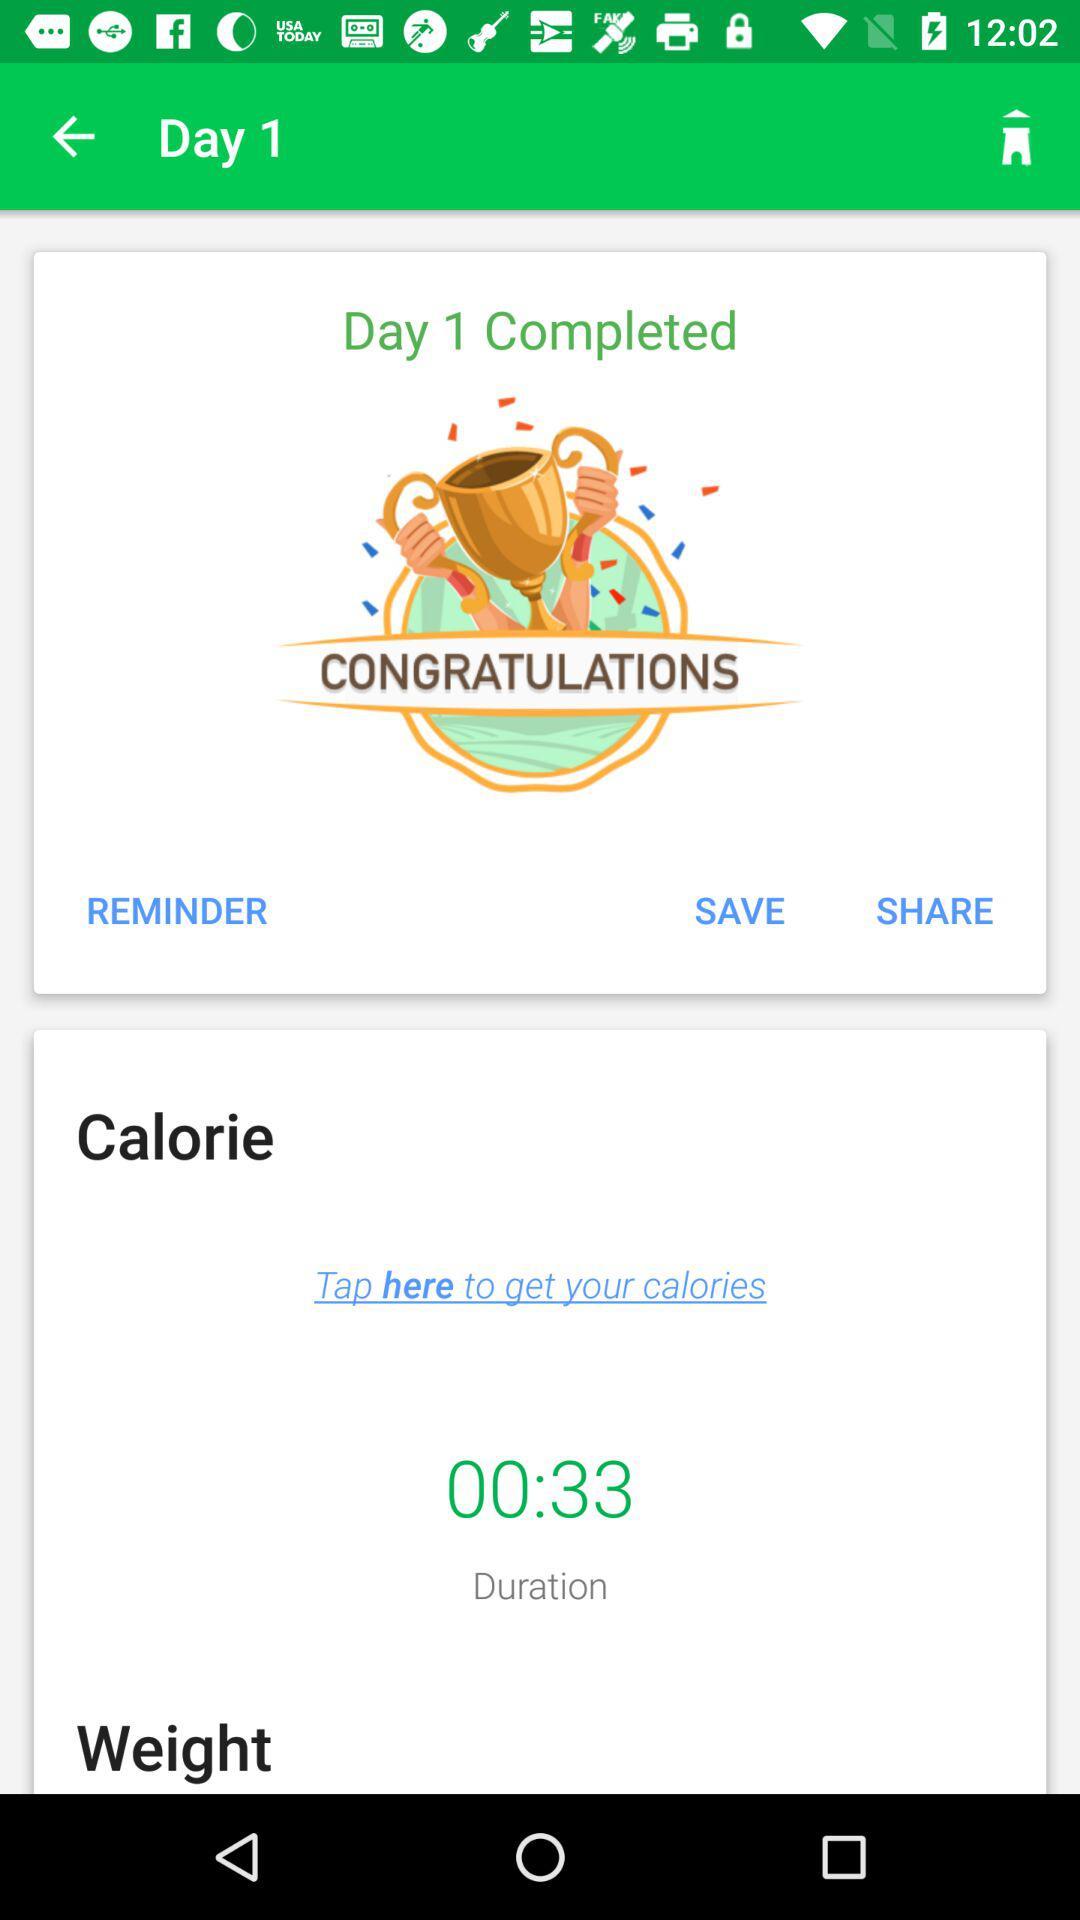  I want to click on icon next to save icon, so click(934, 908).